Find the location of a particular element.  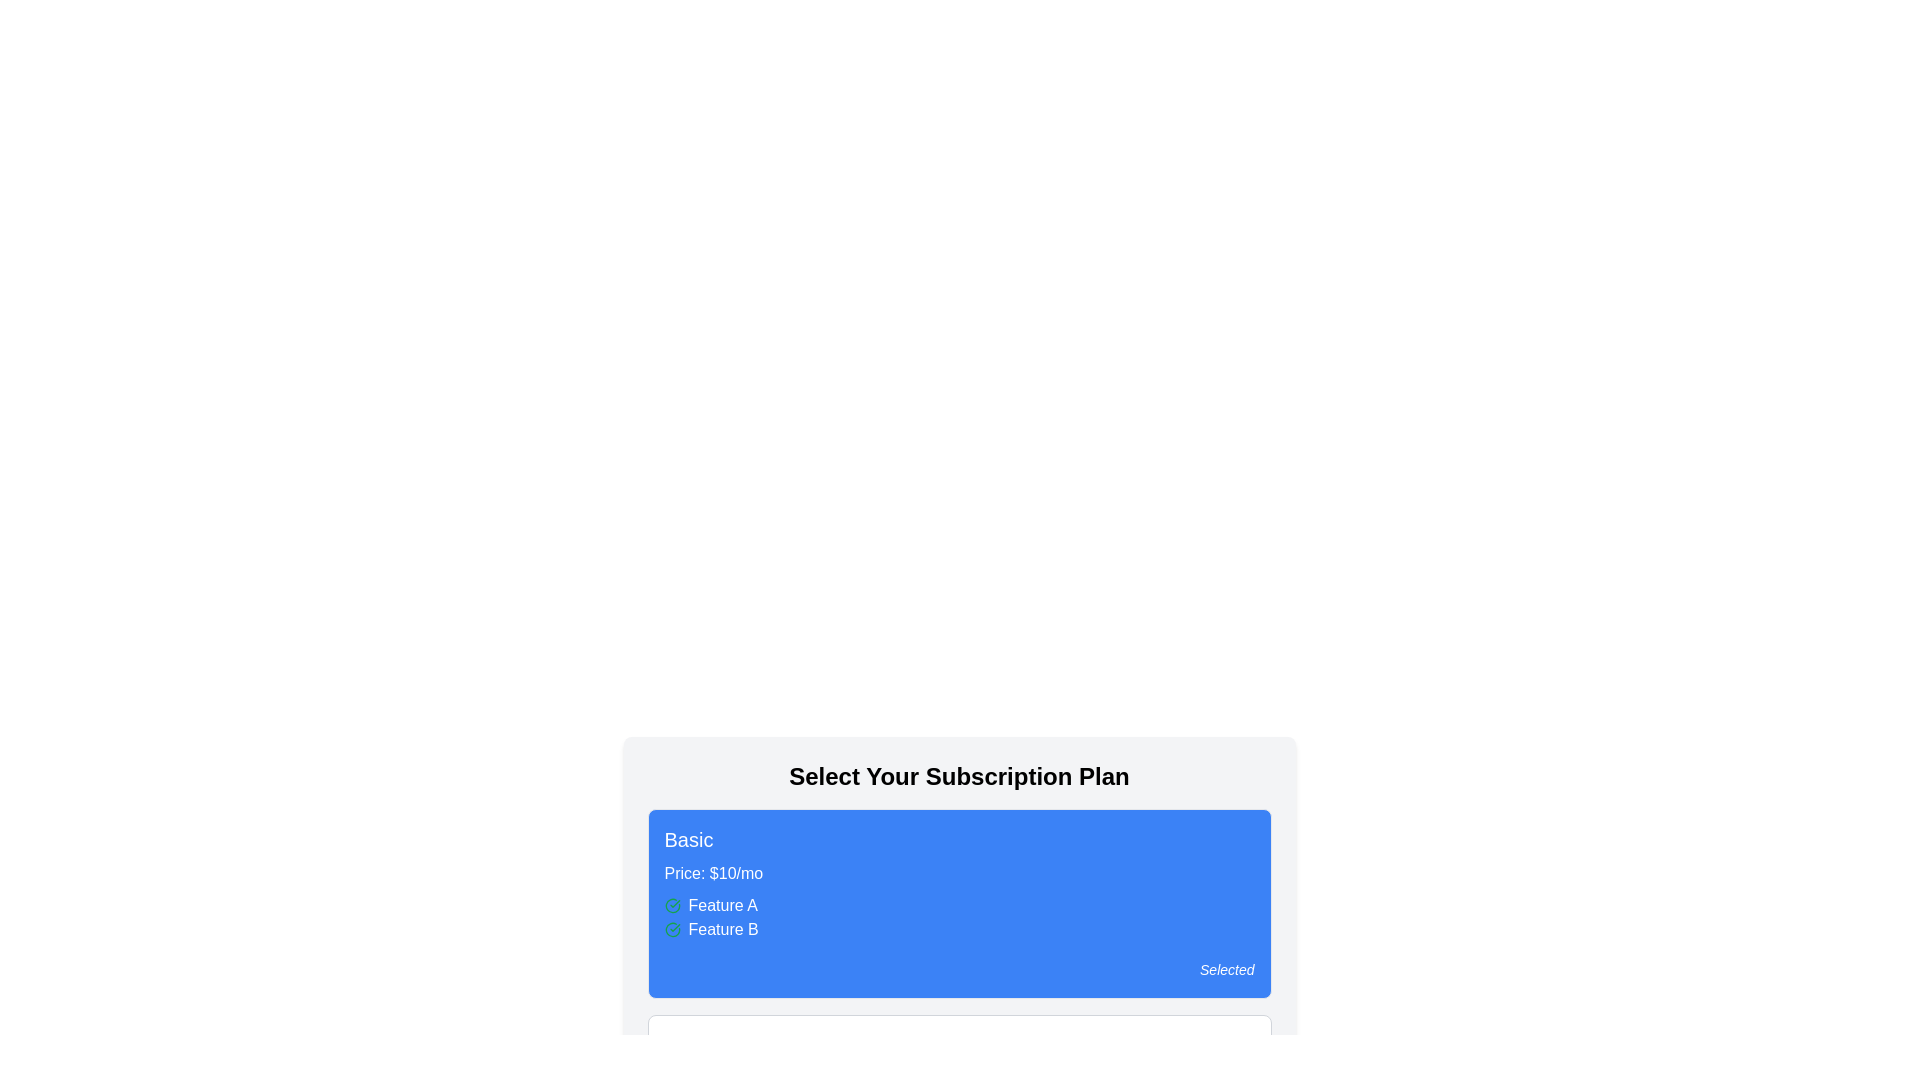

the circular checkmark icon outlined in green located next to the label 'Feature A' within the subscription plan section of the 'Basic' subscription plan is located at coordinates (672, 906).